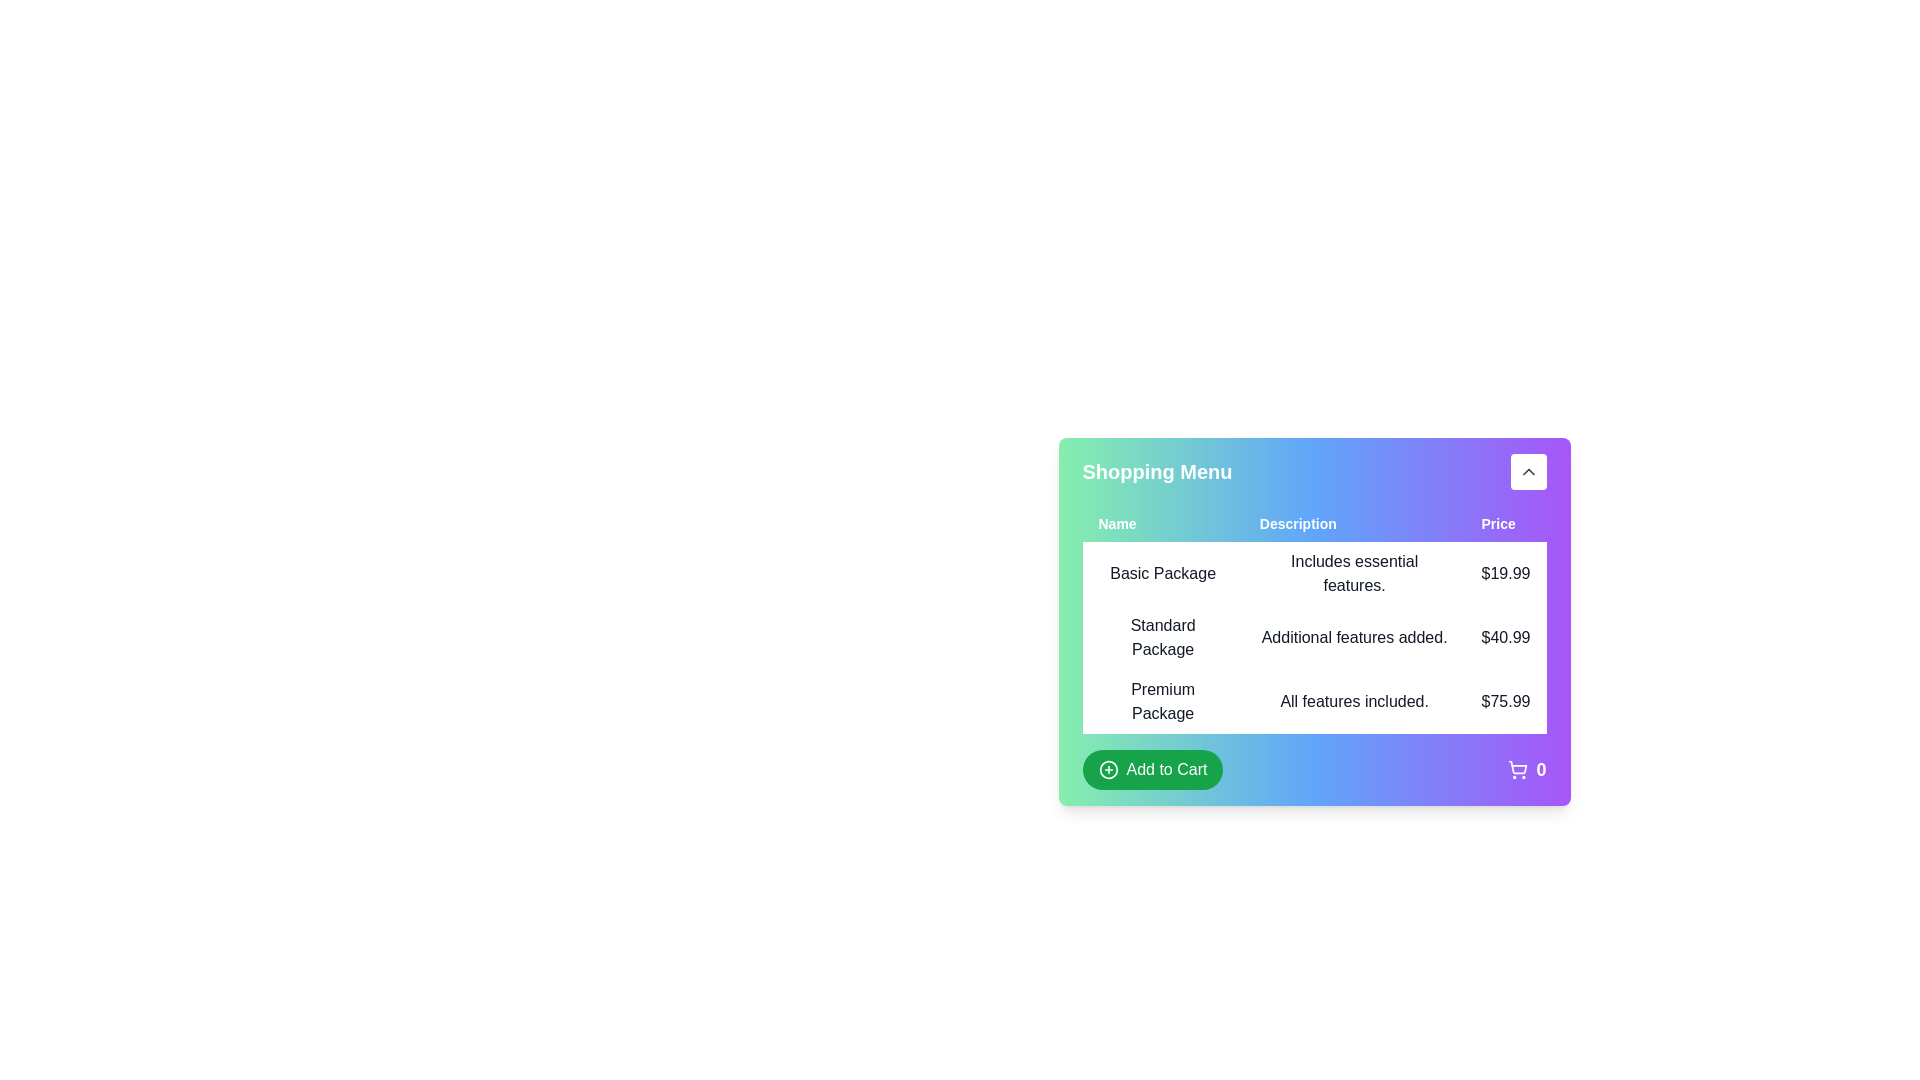 Image resolution: width=1920 pixels, height=1080 pixels. What do you see at coordinates (1354, 637) in the screenshot?
I see `the static text label displaying 'Additional features added.' in the Description column of the Standard Package row of the pricing table` at bounding box center [1354, 637].